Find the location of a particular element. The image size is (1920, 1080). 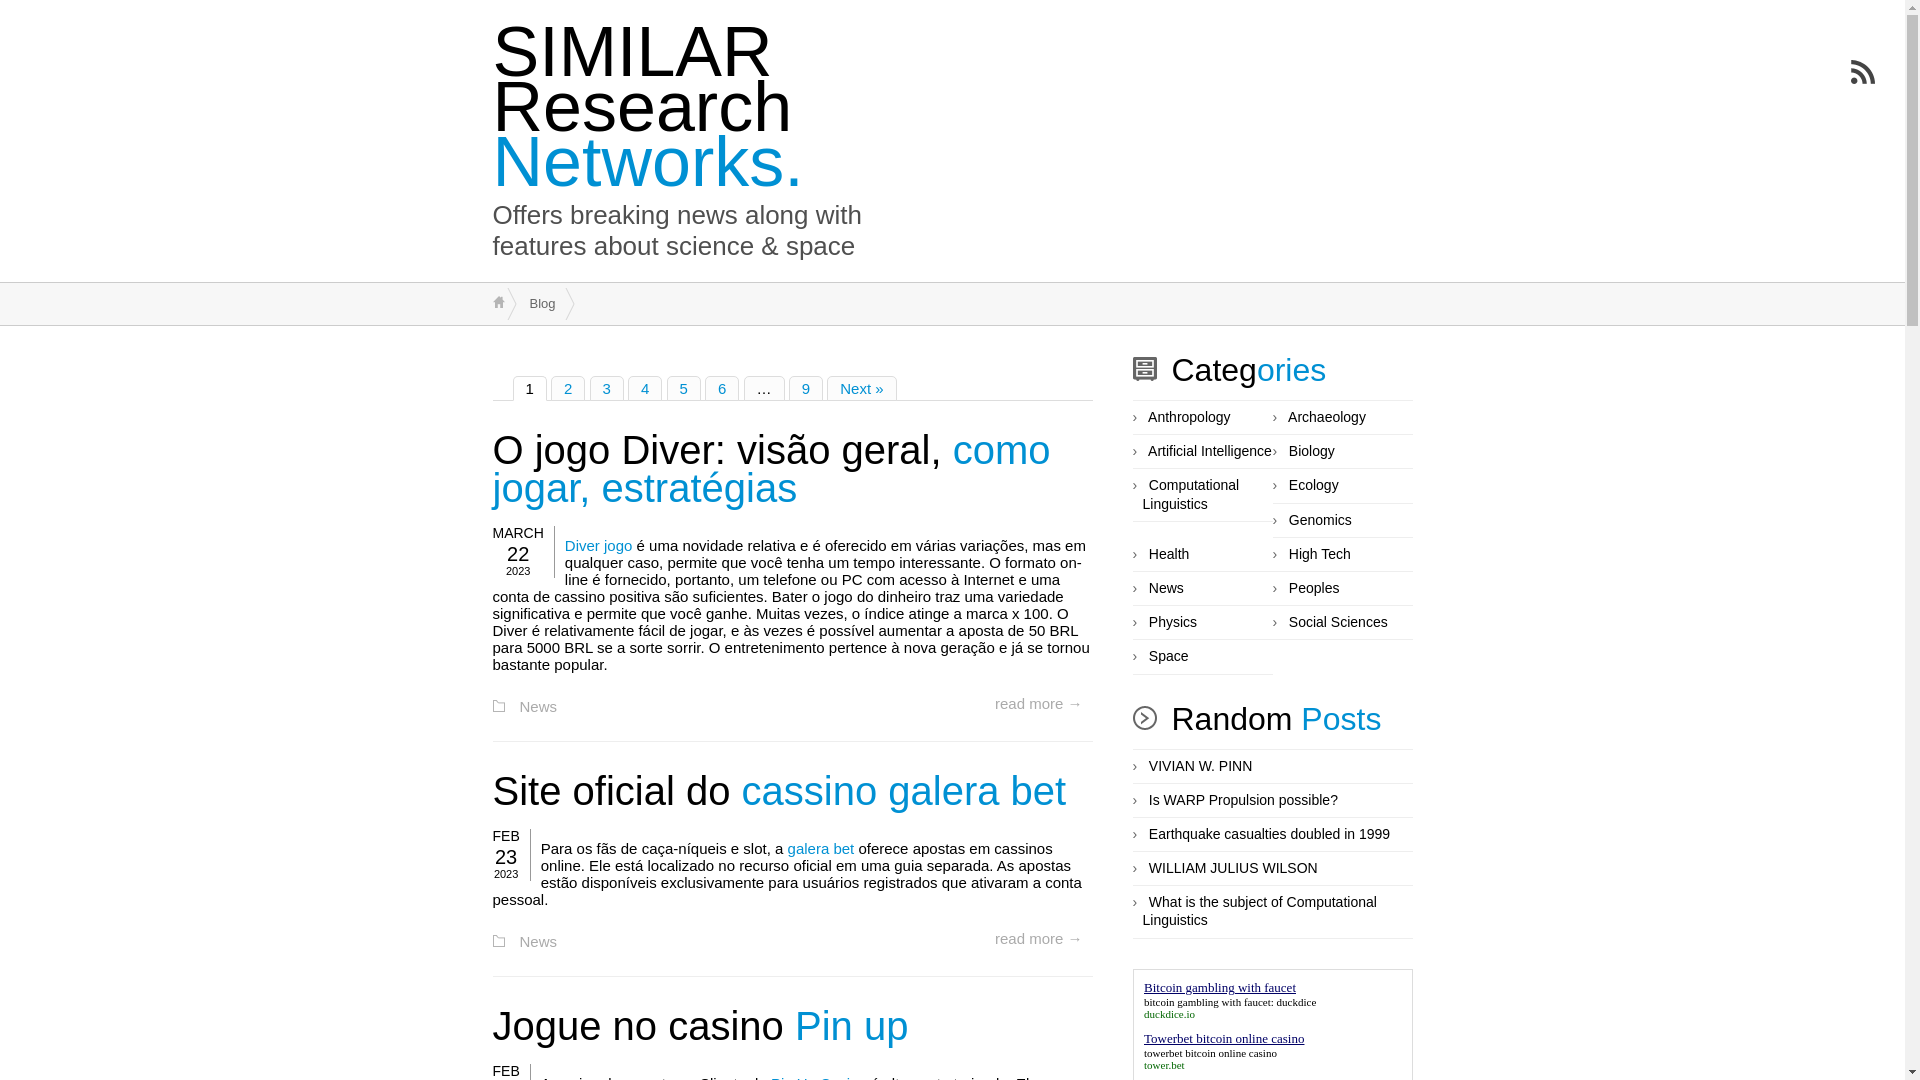

'2' is located at coordinates (566, 388).